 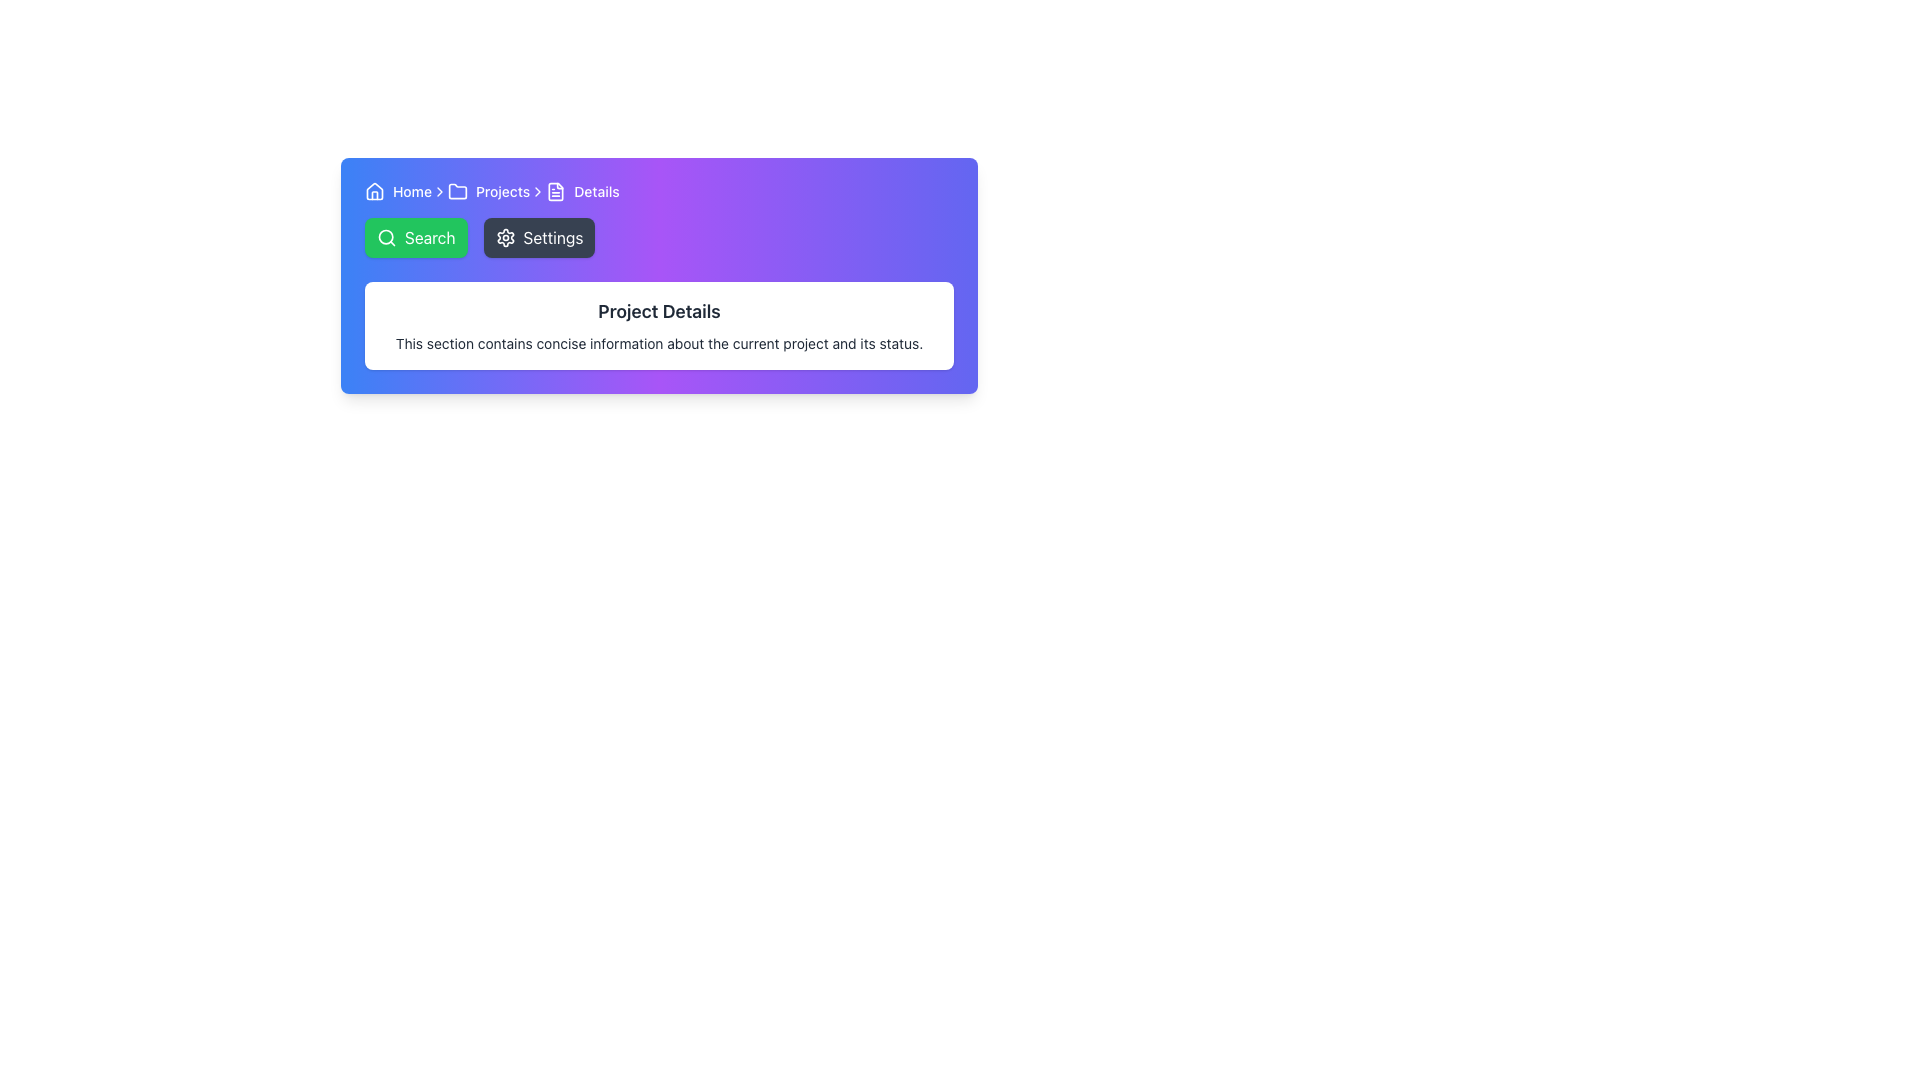 I want to click on search icon located within the green rectangular button labeled 'Search', which is positioned towards the upper left section of the interface, so click(x=387, y=237).